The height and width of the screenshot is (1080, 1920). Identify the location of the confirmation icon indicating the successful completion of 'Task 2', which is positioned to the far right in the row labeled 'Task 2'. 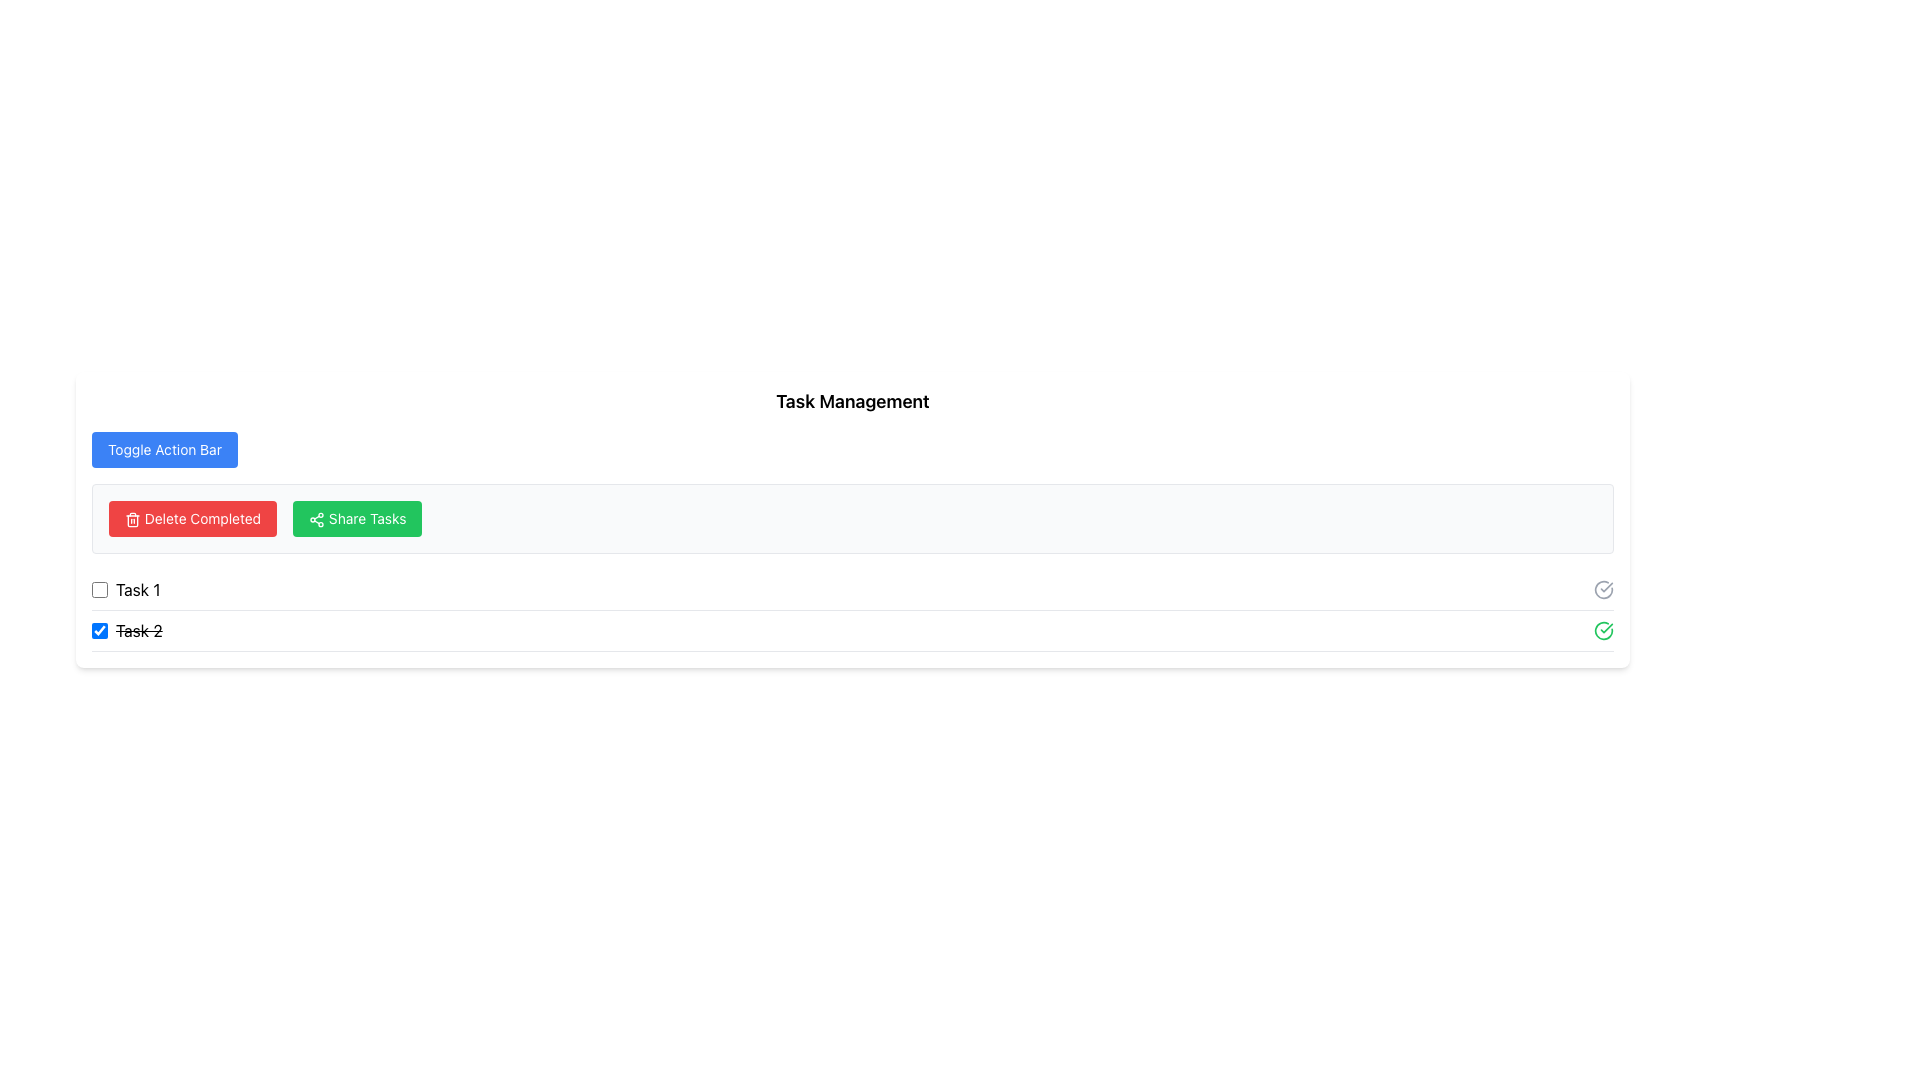
(1603, 631).